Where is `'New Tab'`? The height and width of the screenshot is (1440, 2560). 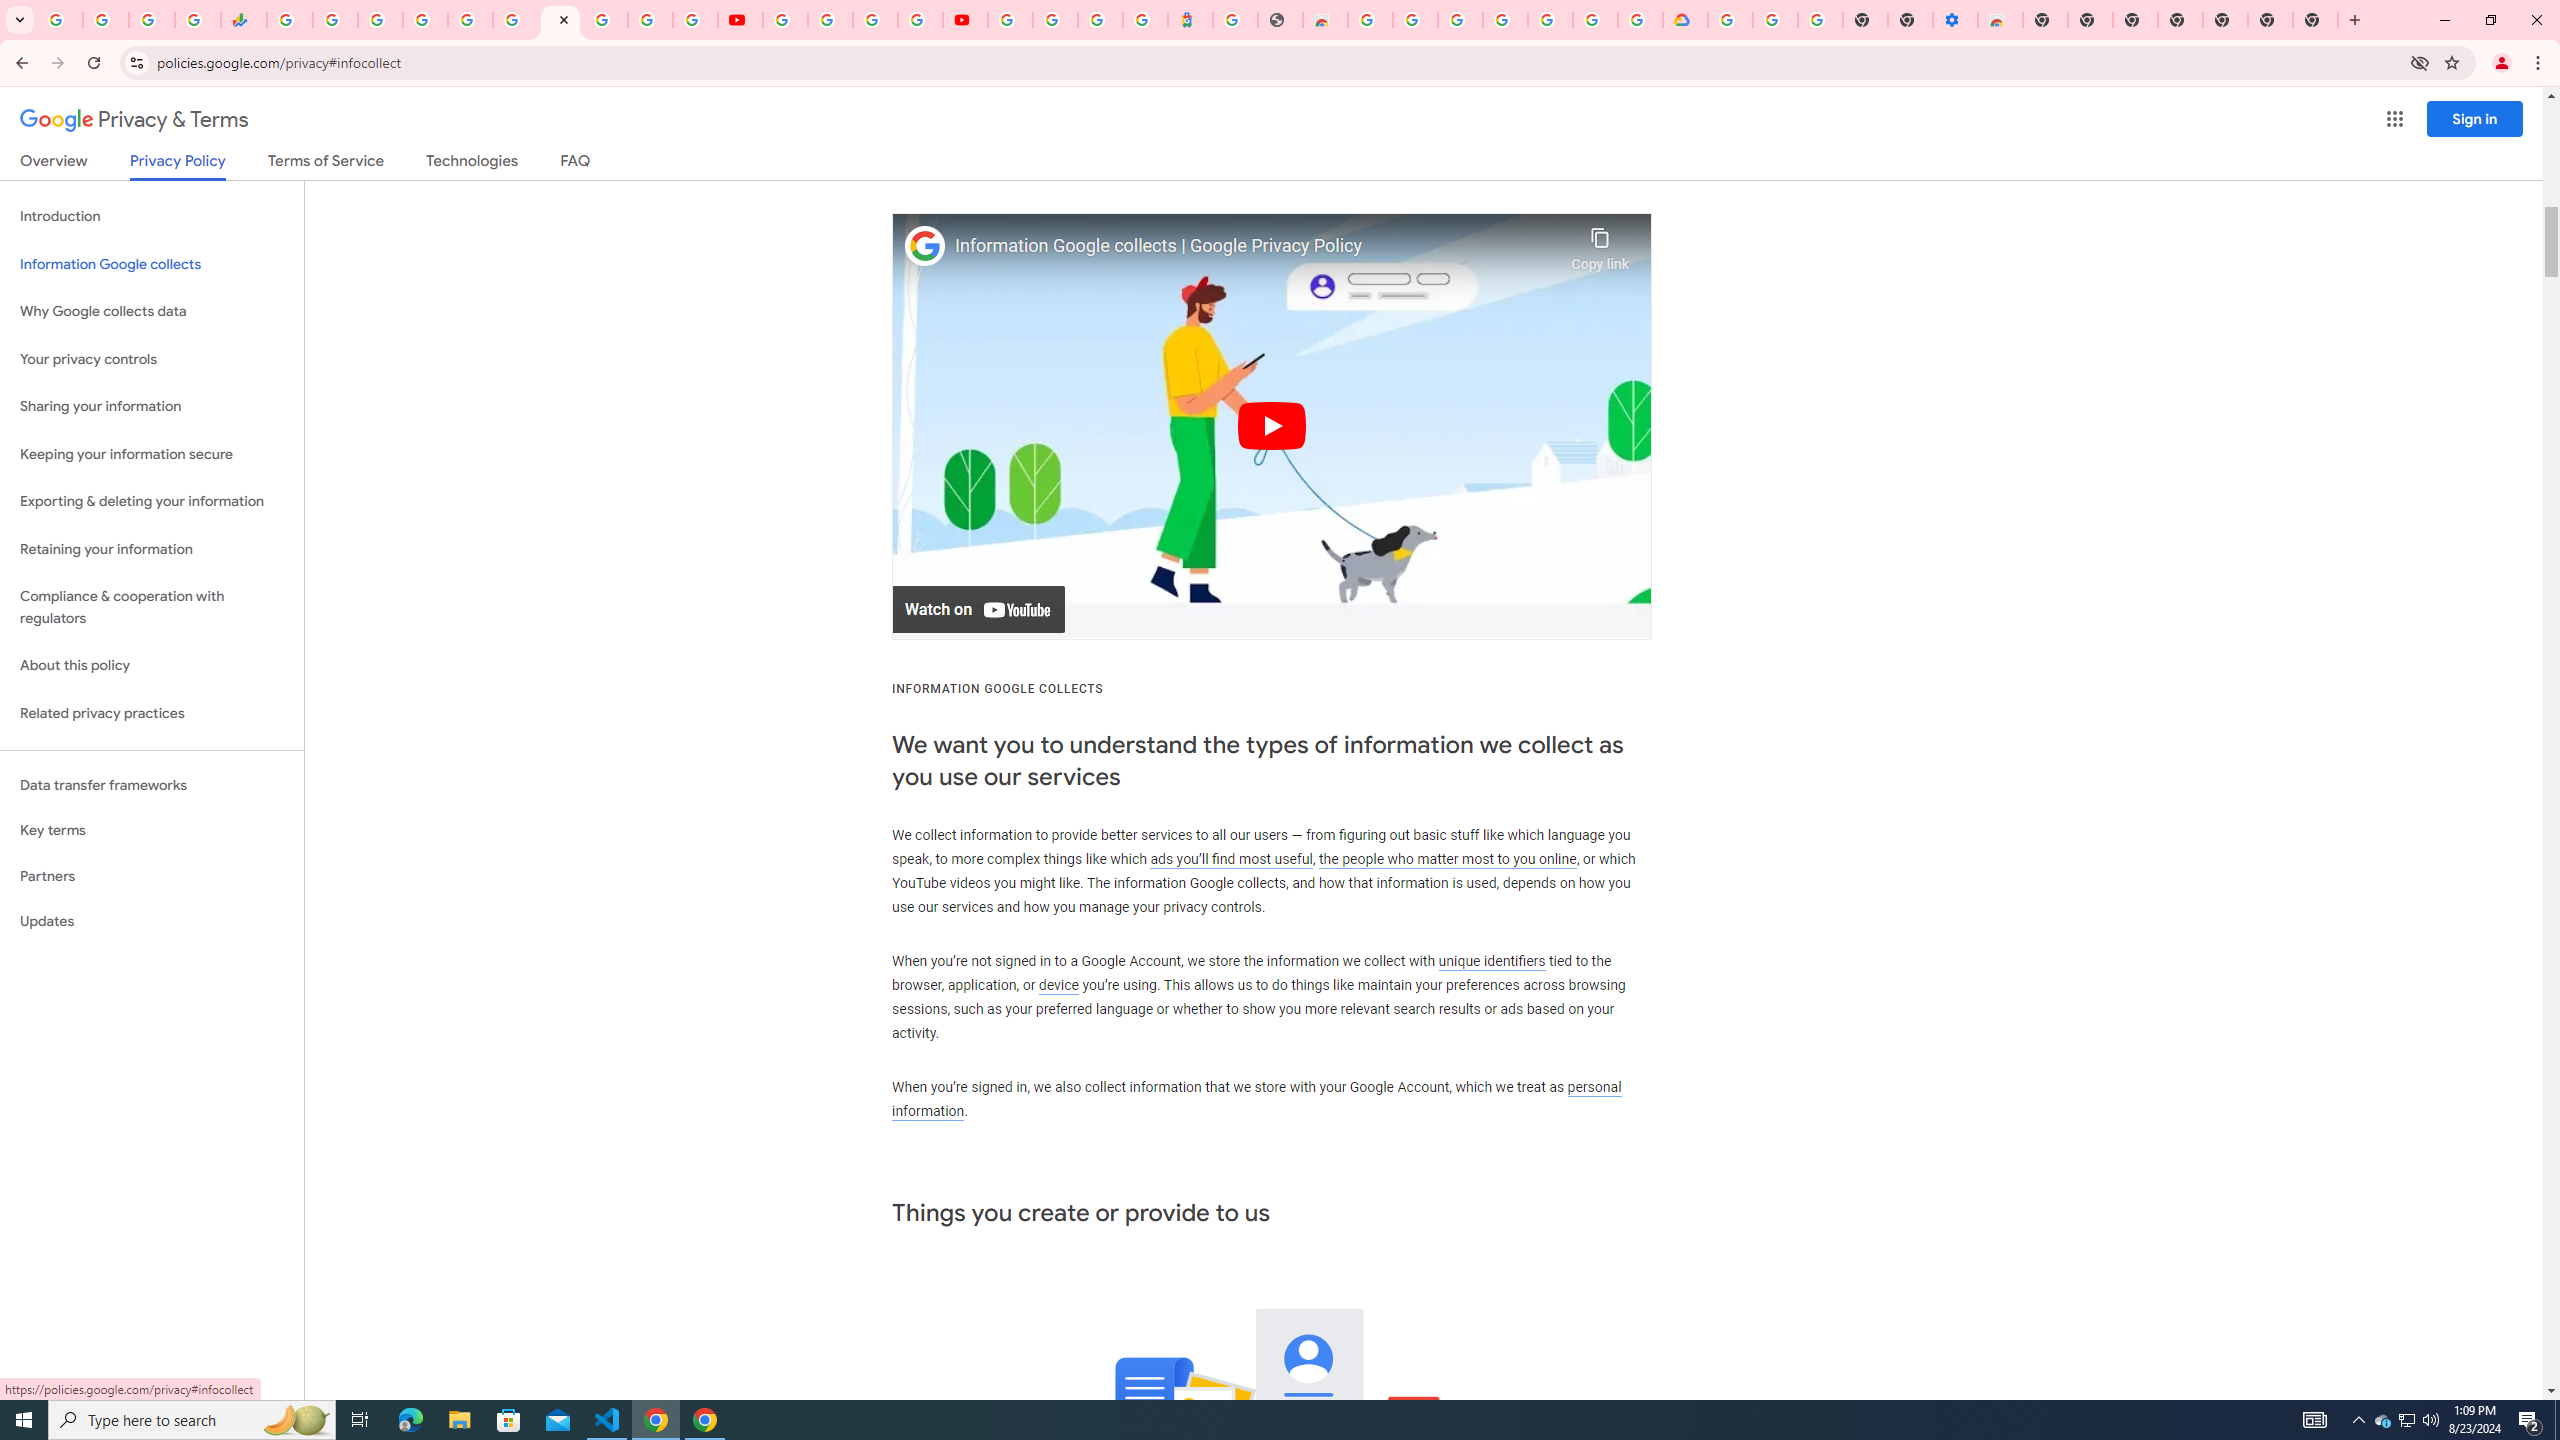
'New Tab' is located at coordinates (2225, 19).